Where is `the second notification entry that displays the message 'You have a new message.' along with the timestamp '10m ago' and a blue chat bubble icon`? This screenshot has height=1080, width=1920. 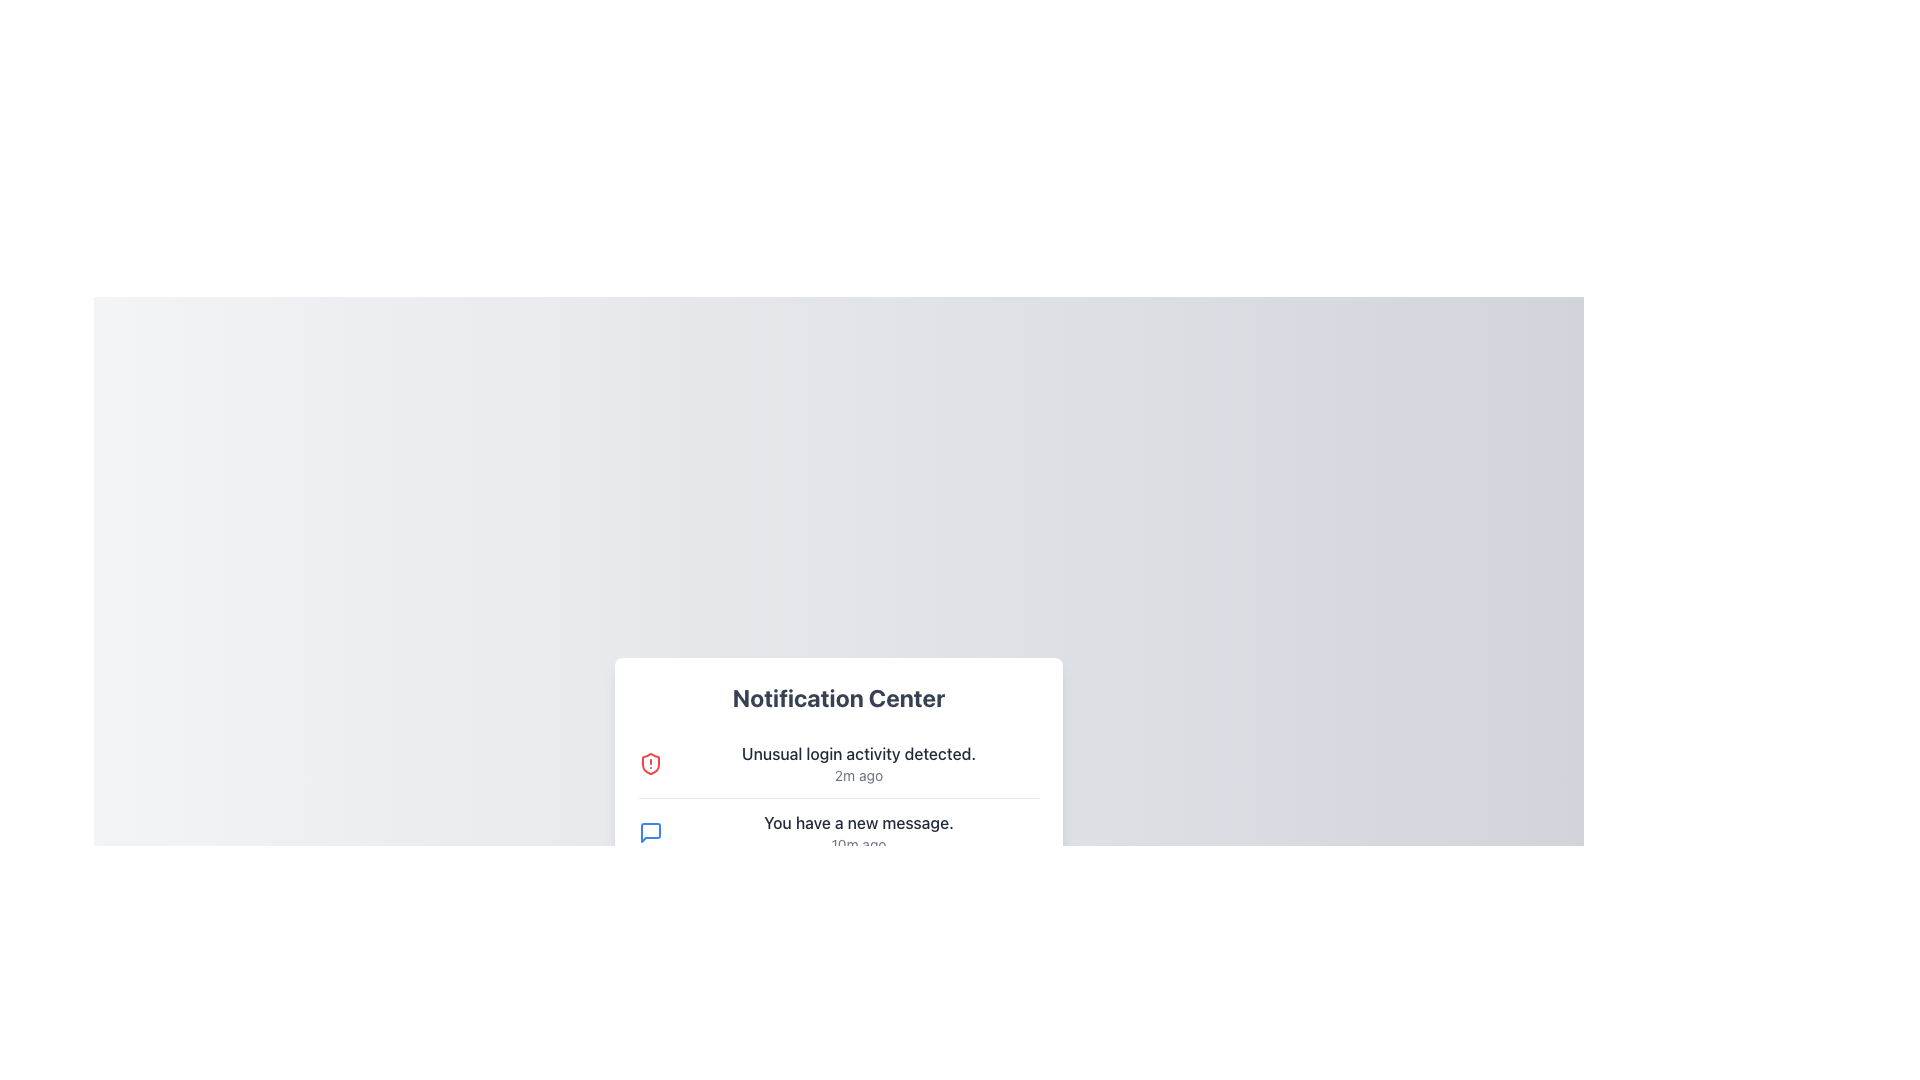
the second notification entry that displays the message 'You have a new message.' along with the timestamp '10m ago' and a blue chat bubble icon is located at coordinates (839, 832).